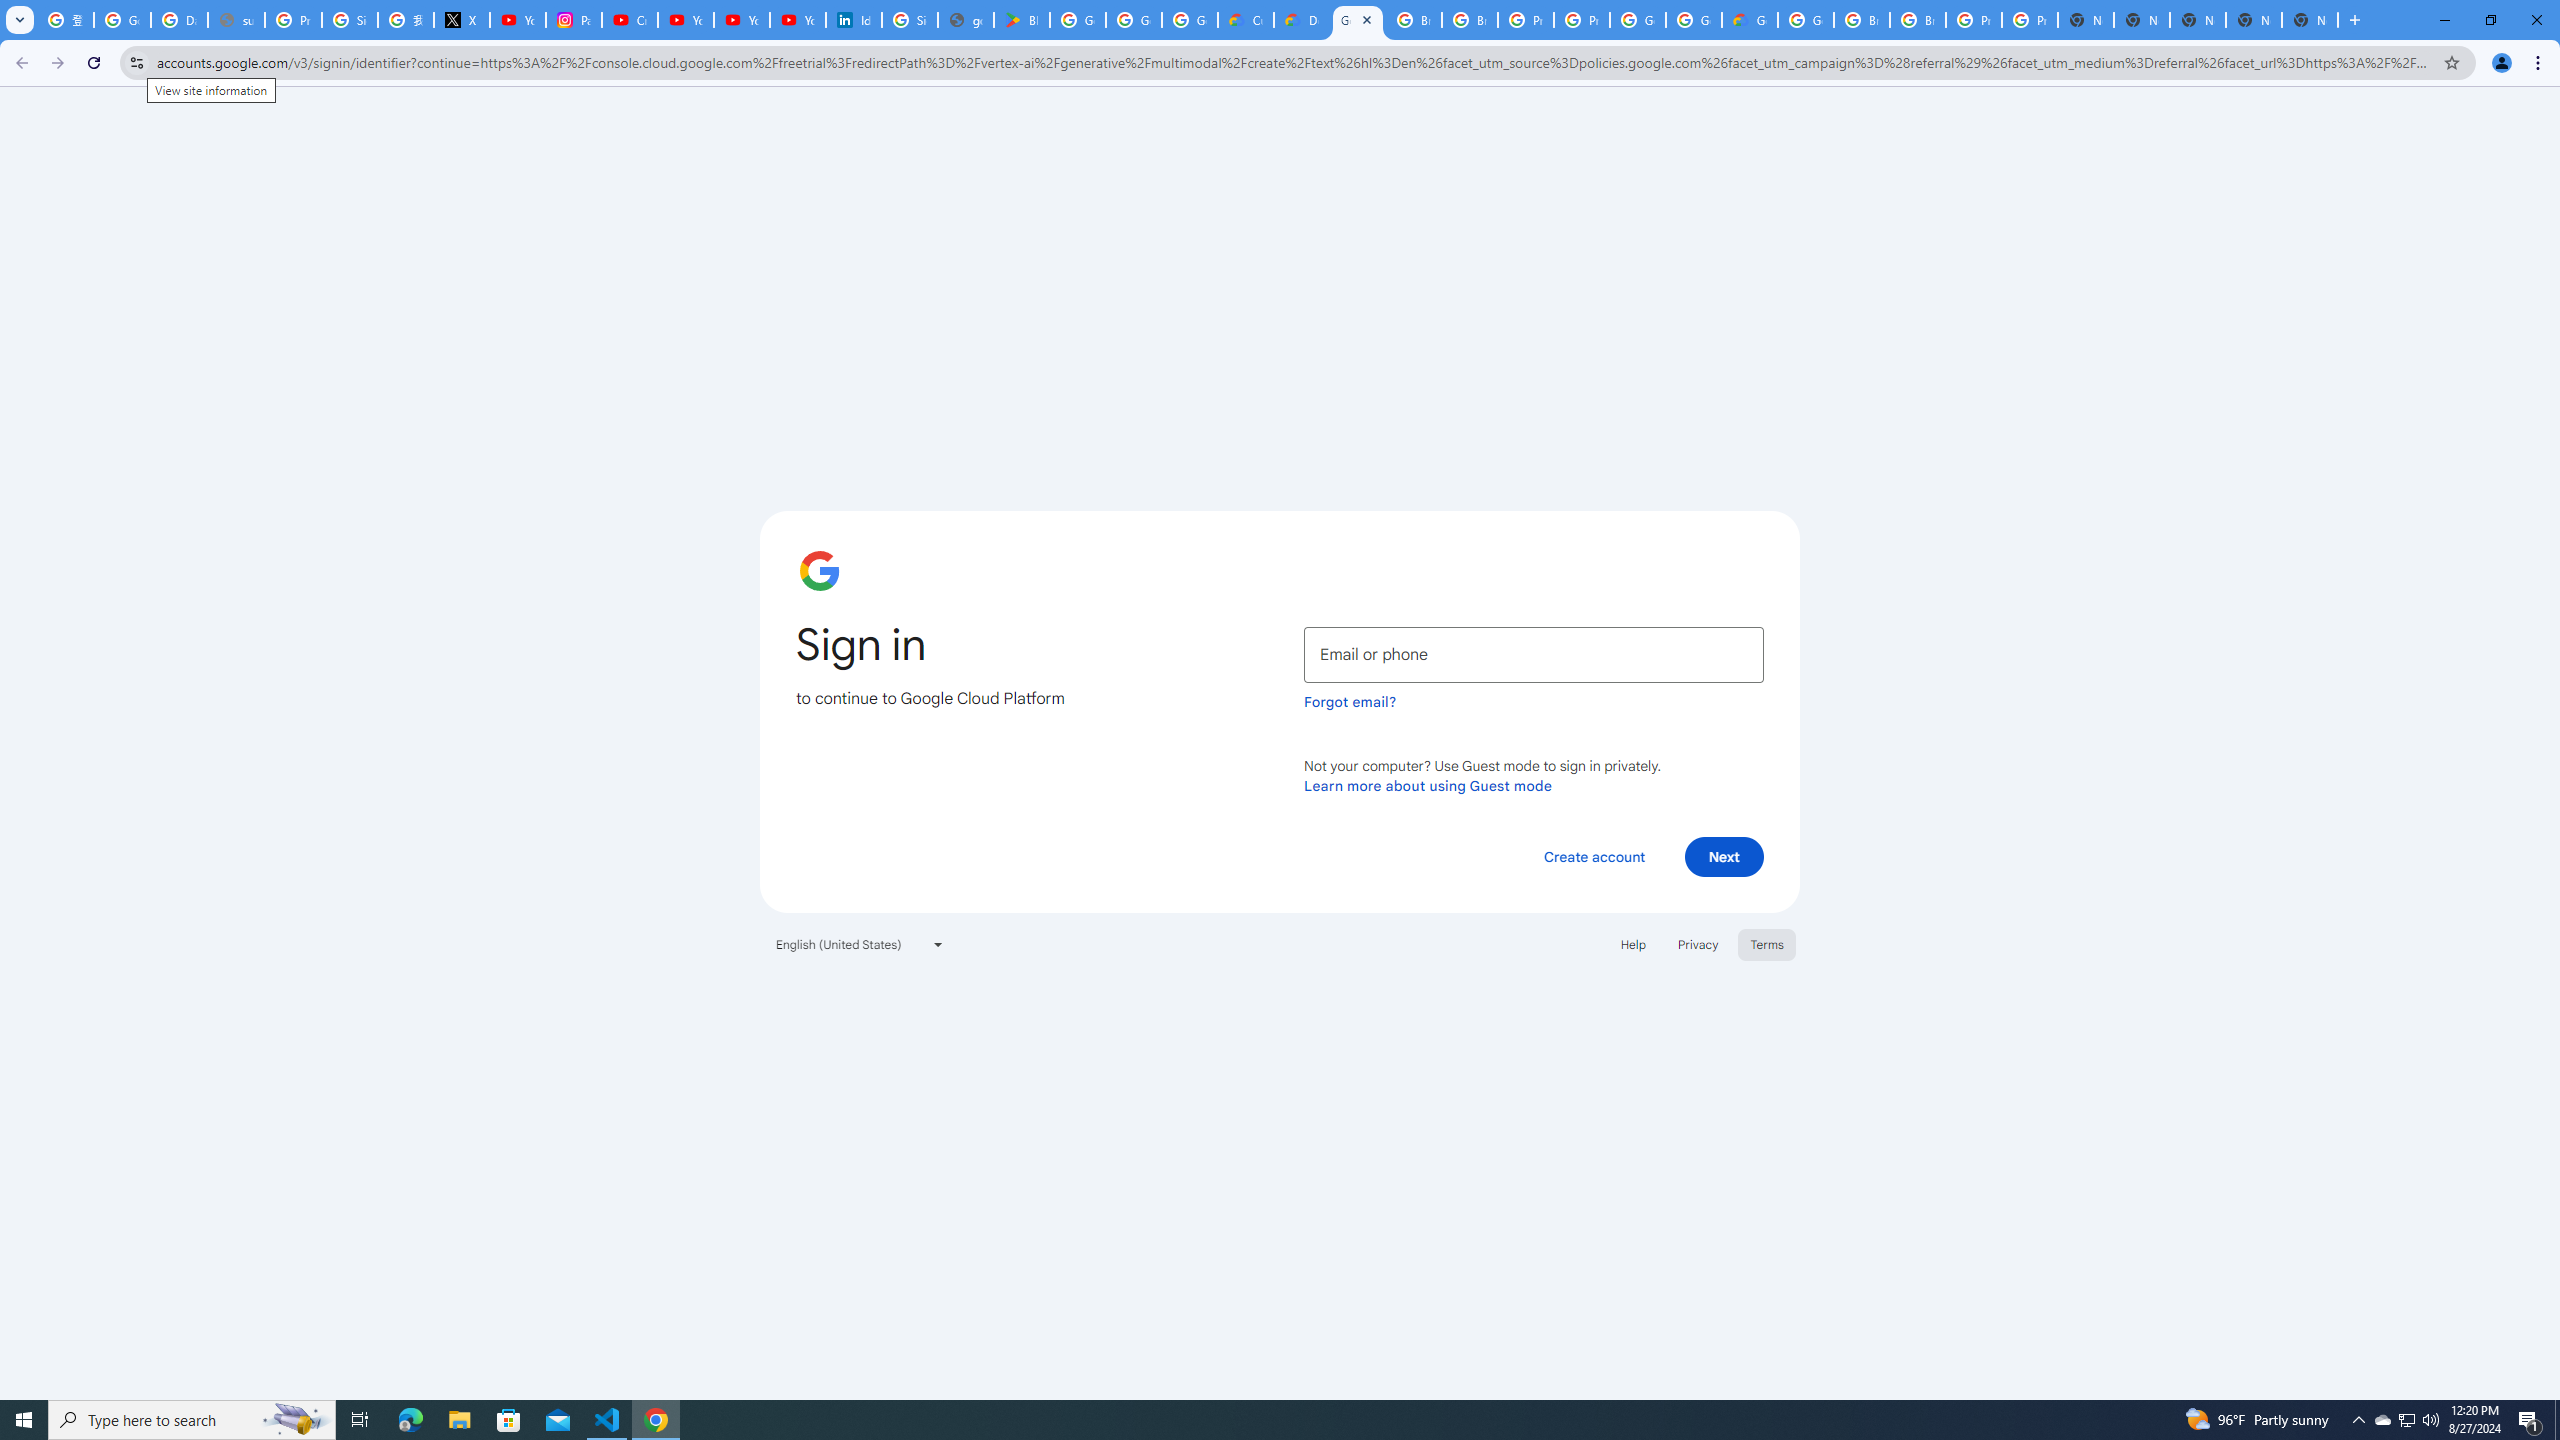 This screenshot has height=1440, width=2560. What do you see at coordinates (1533, 654) in the screenshot?
I see `'Email or phone'` at bounding box center [1533, 654].